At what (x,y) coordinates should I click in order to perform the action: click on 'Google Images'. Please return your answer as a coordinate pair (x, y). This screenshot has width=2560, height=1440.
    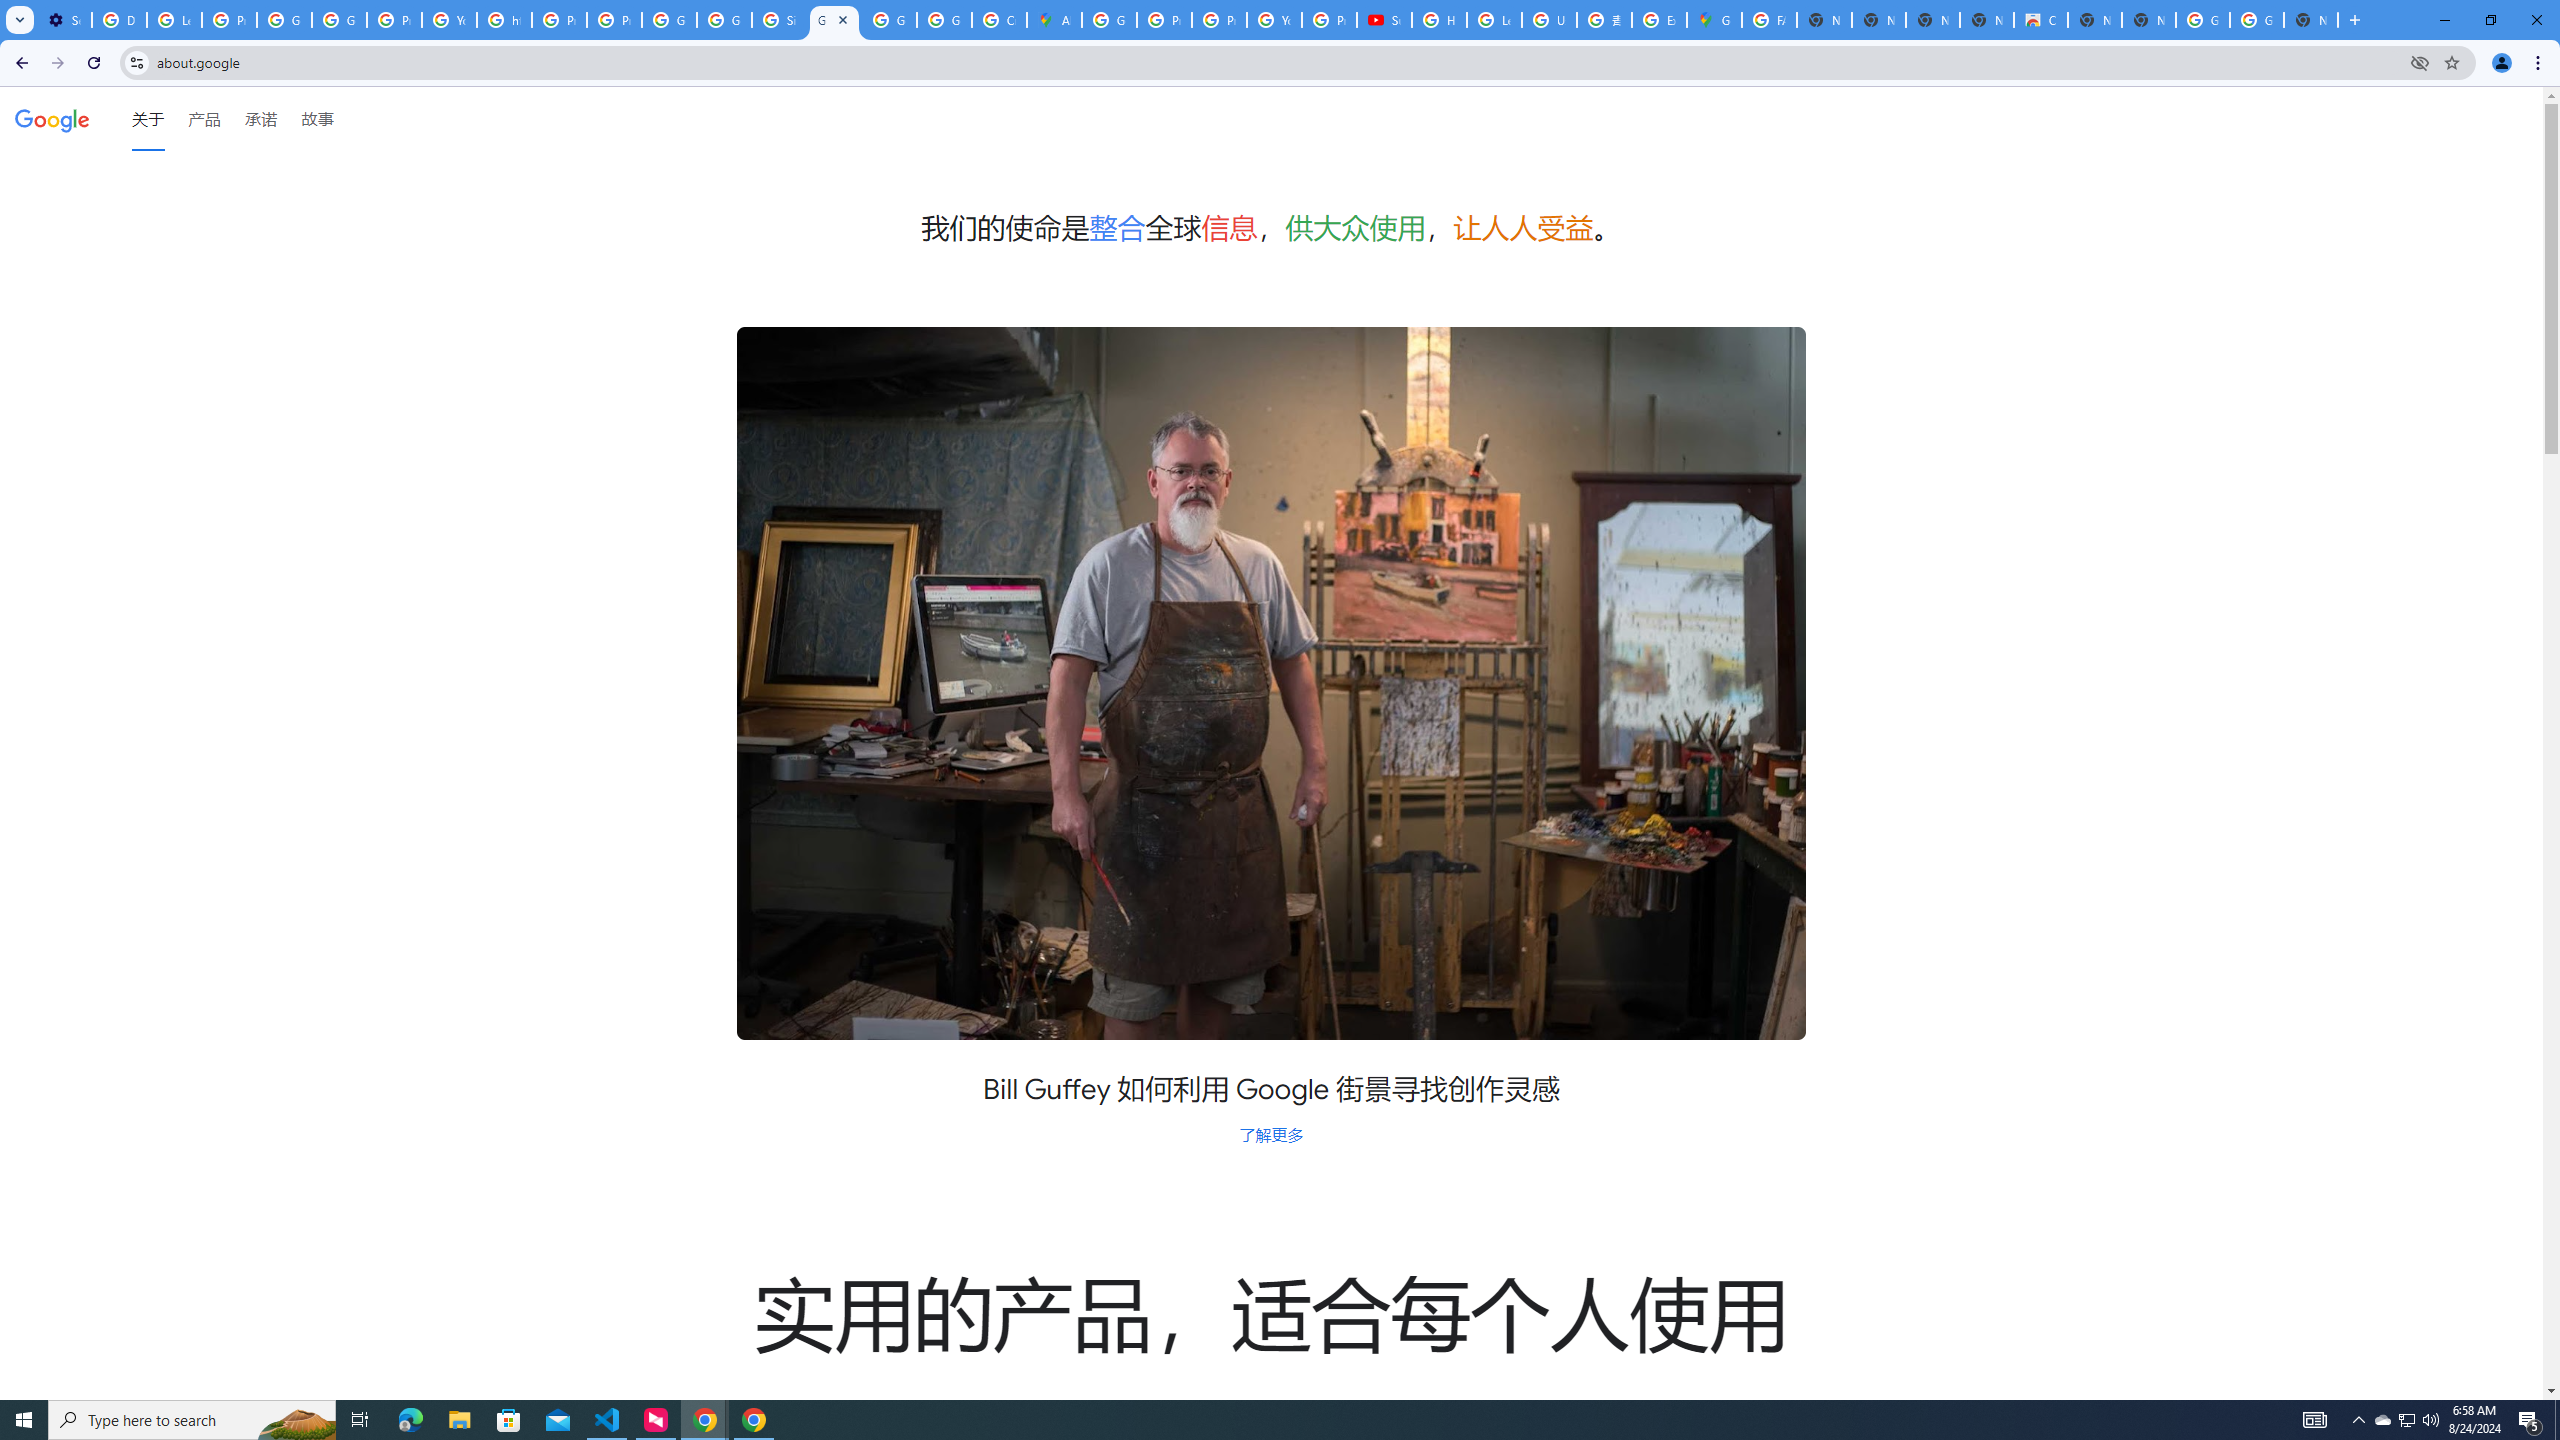
    Looking at the image, I should click on (2201, 19).